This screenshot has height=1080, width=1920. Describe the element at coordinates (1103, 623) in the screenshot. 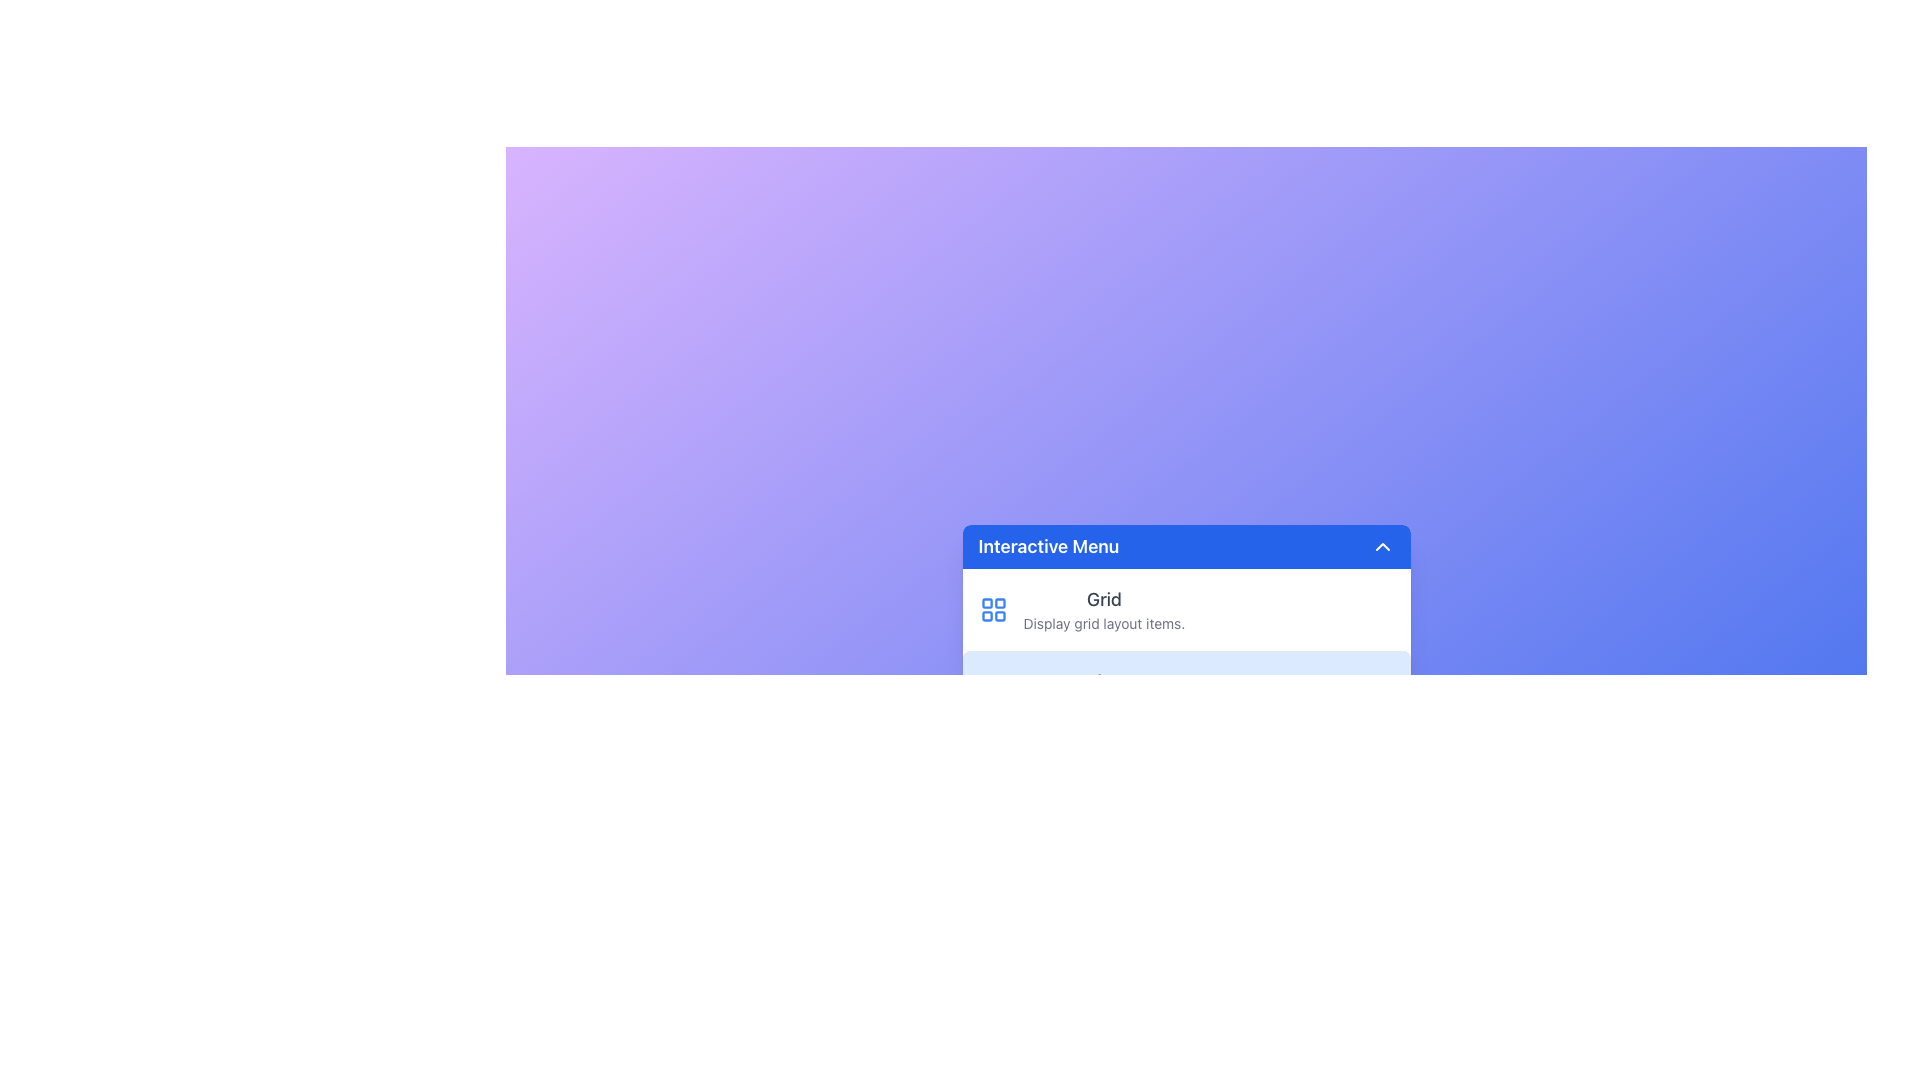

I see `the text label that provides supplementary information for the 'Grid' option, which is centrally located below the 'Grid' title` at that location.